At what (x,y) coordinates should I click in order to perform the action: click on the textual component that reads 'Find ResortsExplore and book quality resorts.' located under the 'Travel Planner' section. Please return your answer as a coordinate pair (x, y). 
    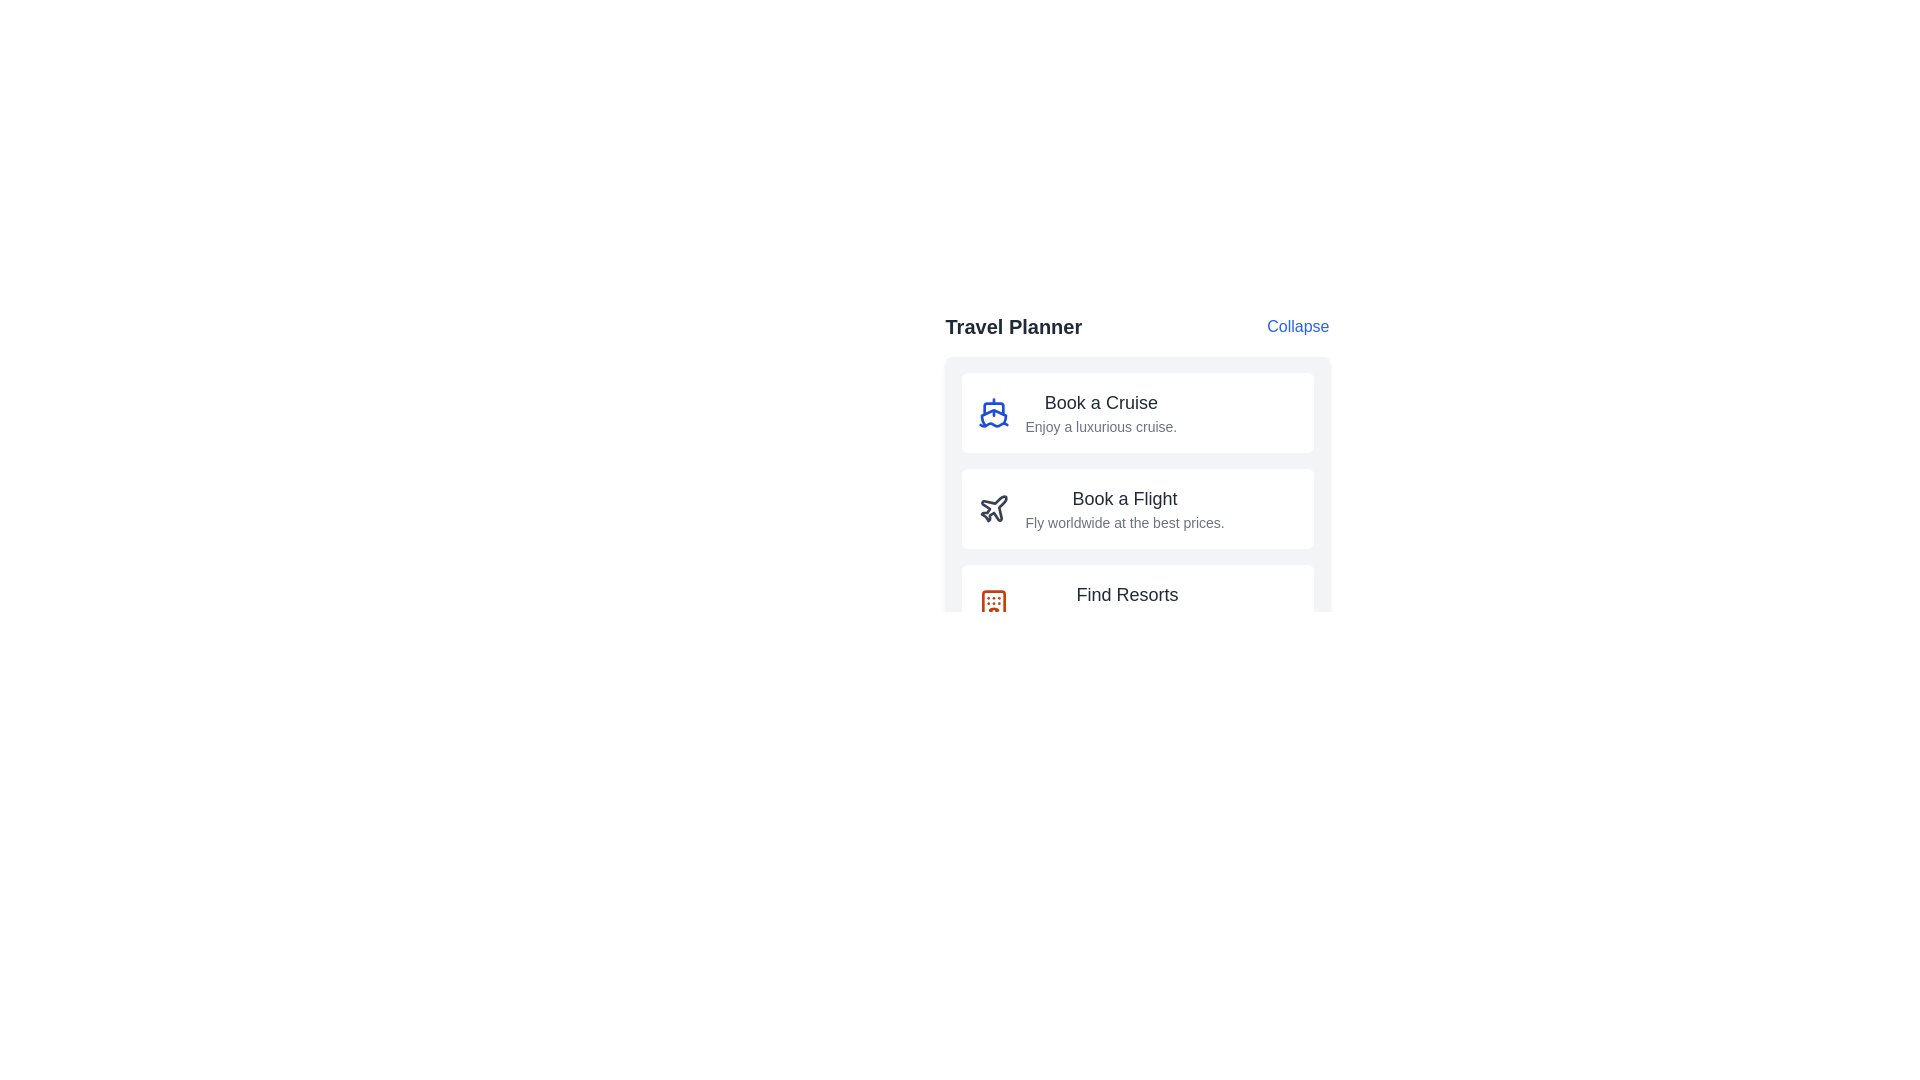
    Looking at the image, I should click on (1127, 604).